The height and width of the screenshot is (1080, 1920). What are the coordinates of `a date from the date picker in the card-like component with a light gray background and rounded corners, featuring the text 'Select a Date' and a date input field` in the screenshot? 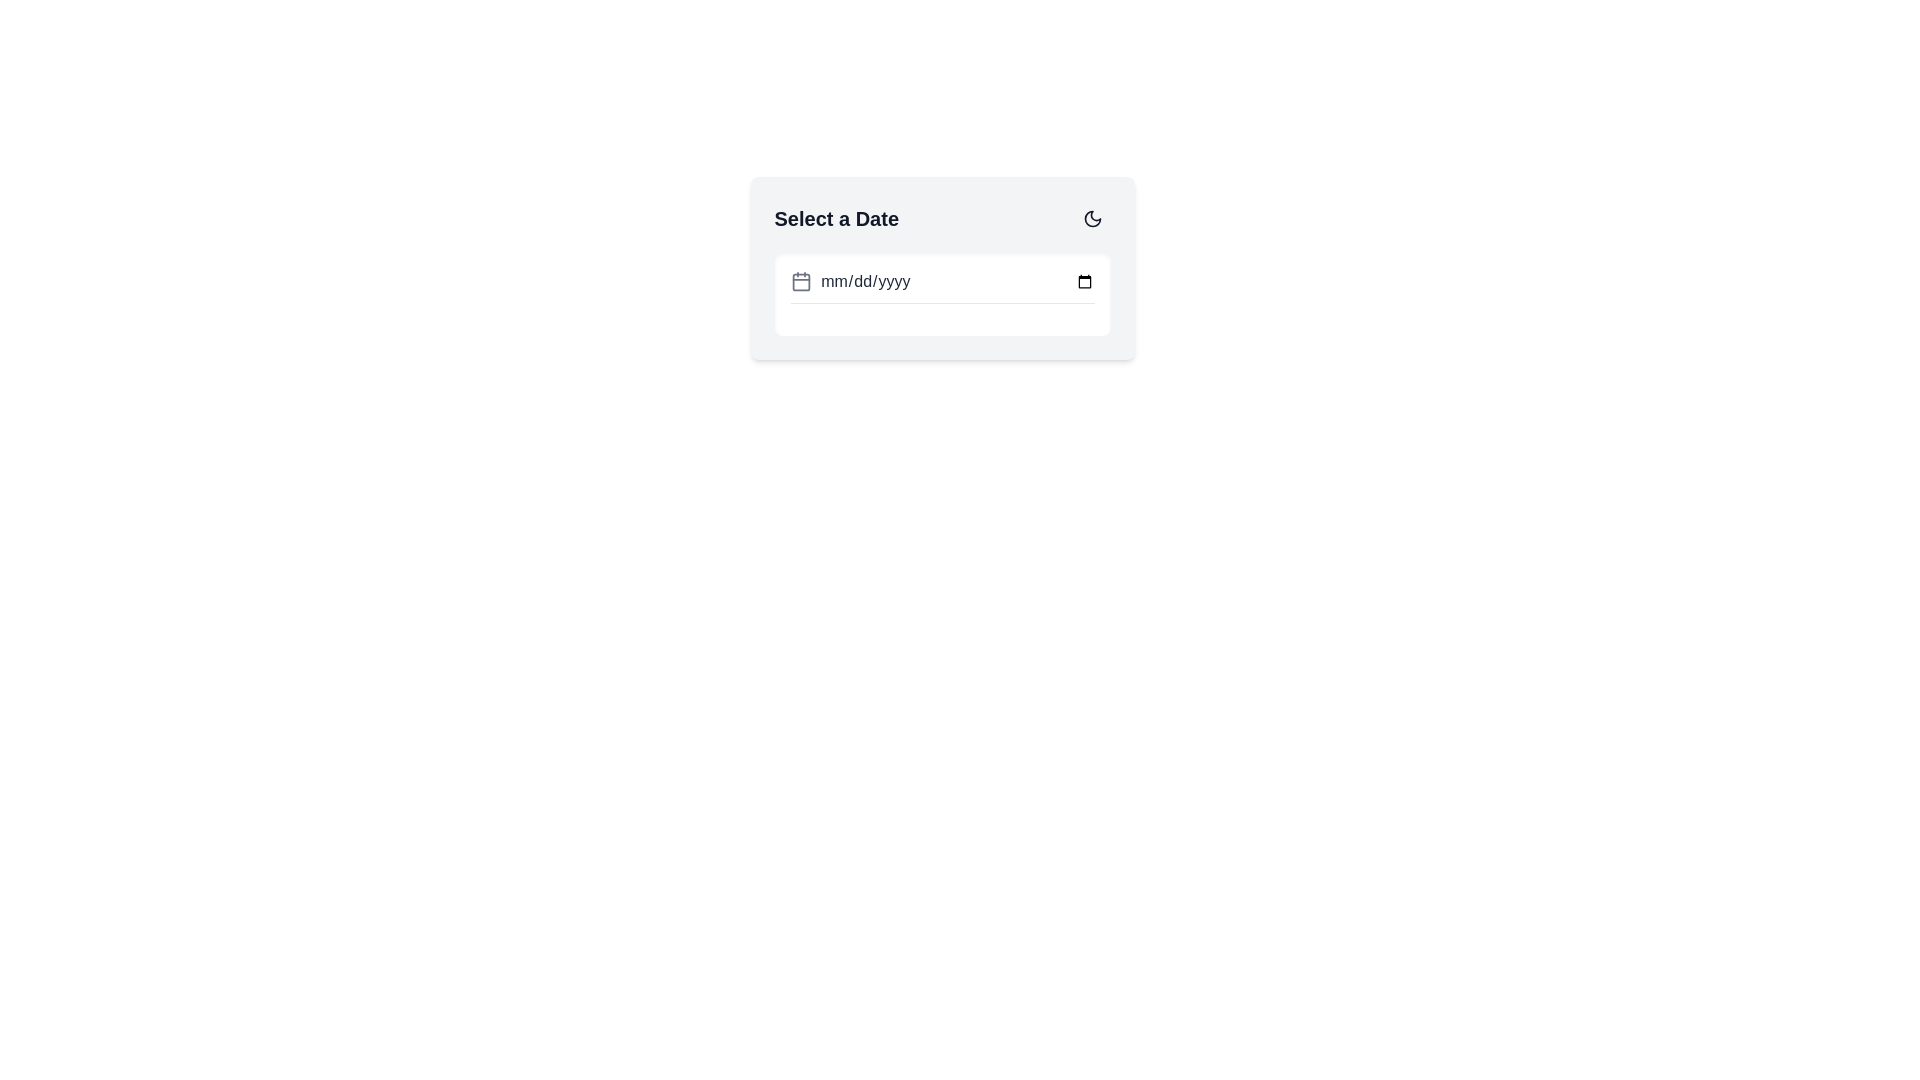 It's located at (941, 267).